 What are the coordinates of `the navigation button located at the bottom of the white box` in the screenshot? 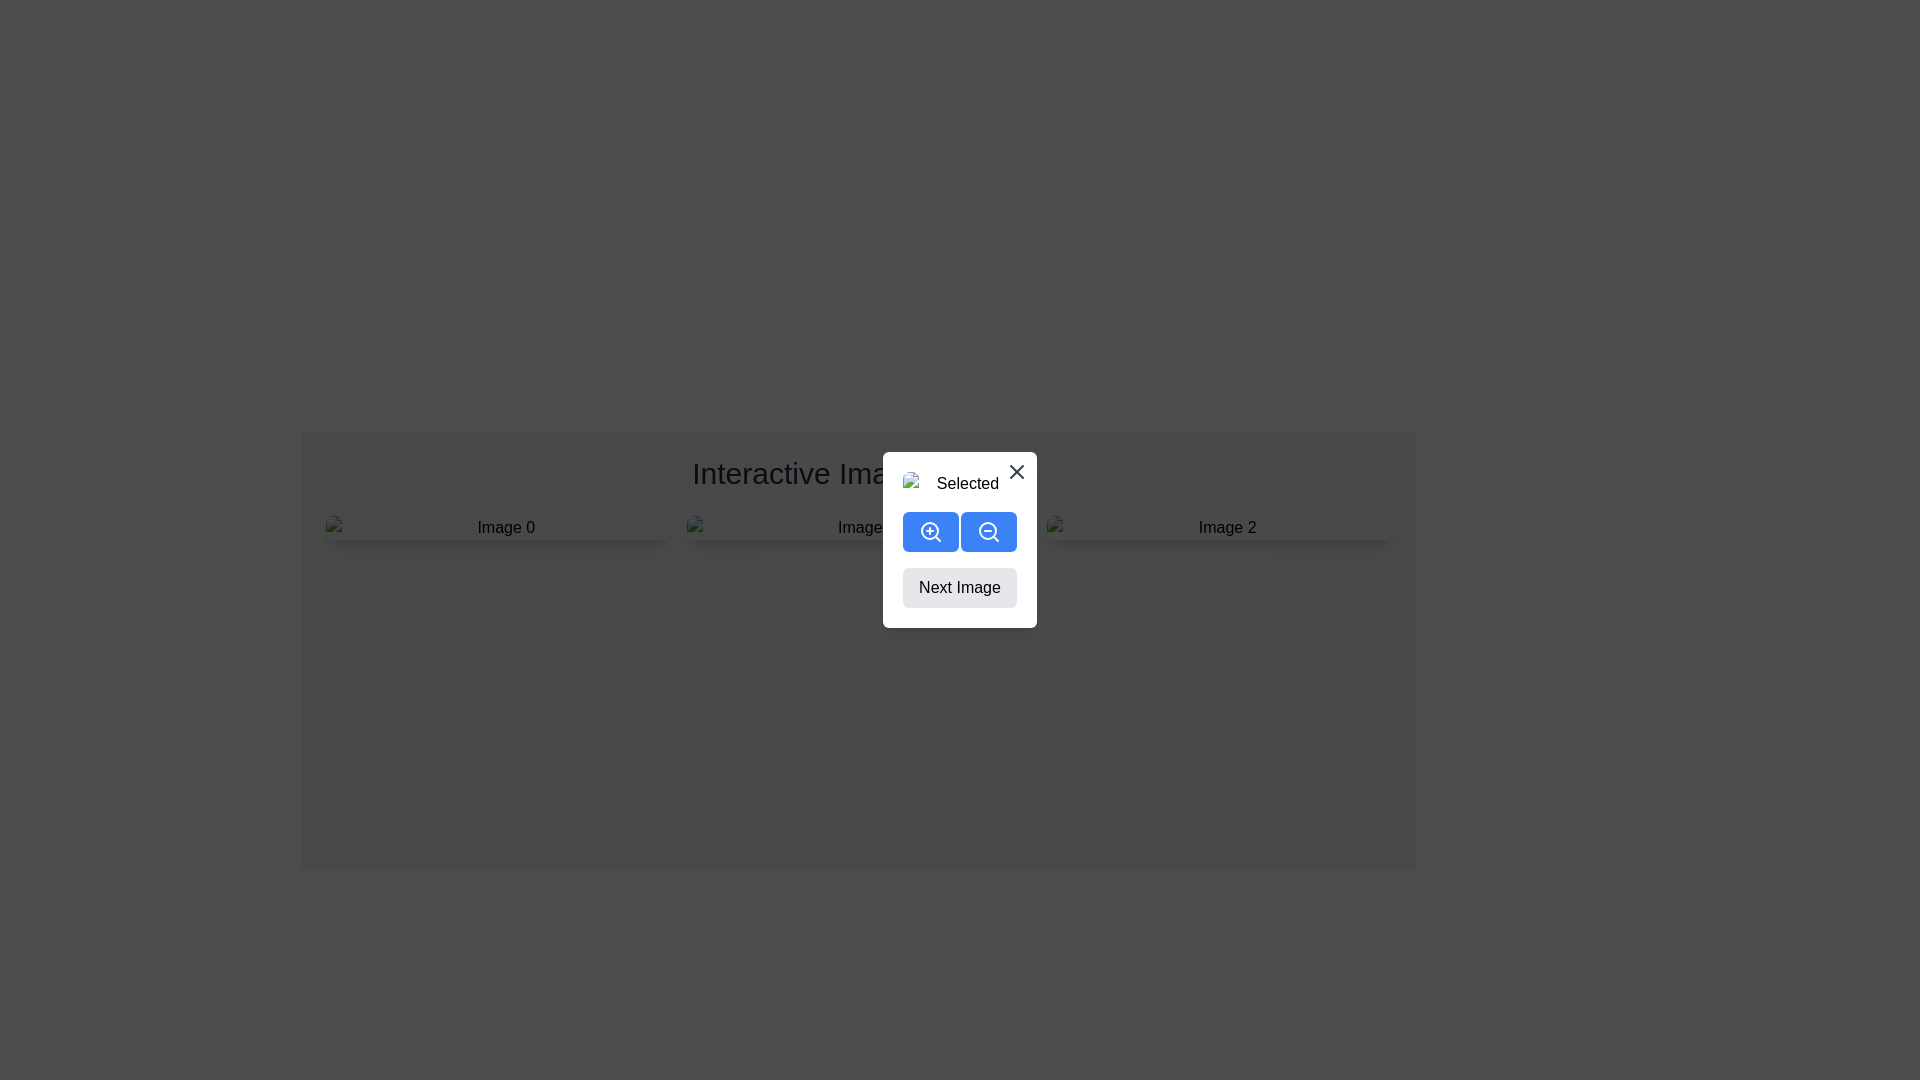 It's located at (960, 540).